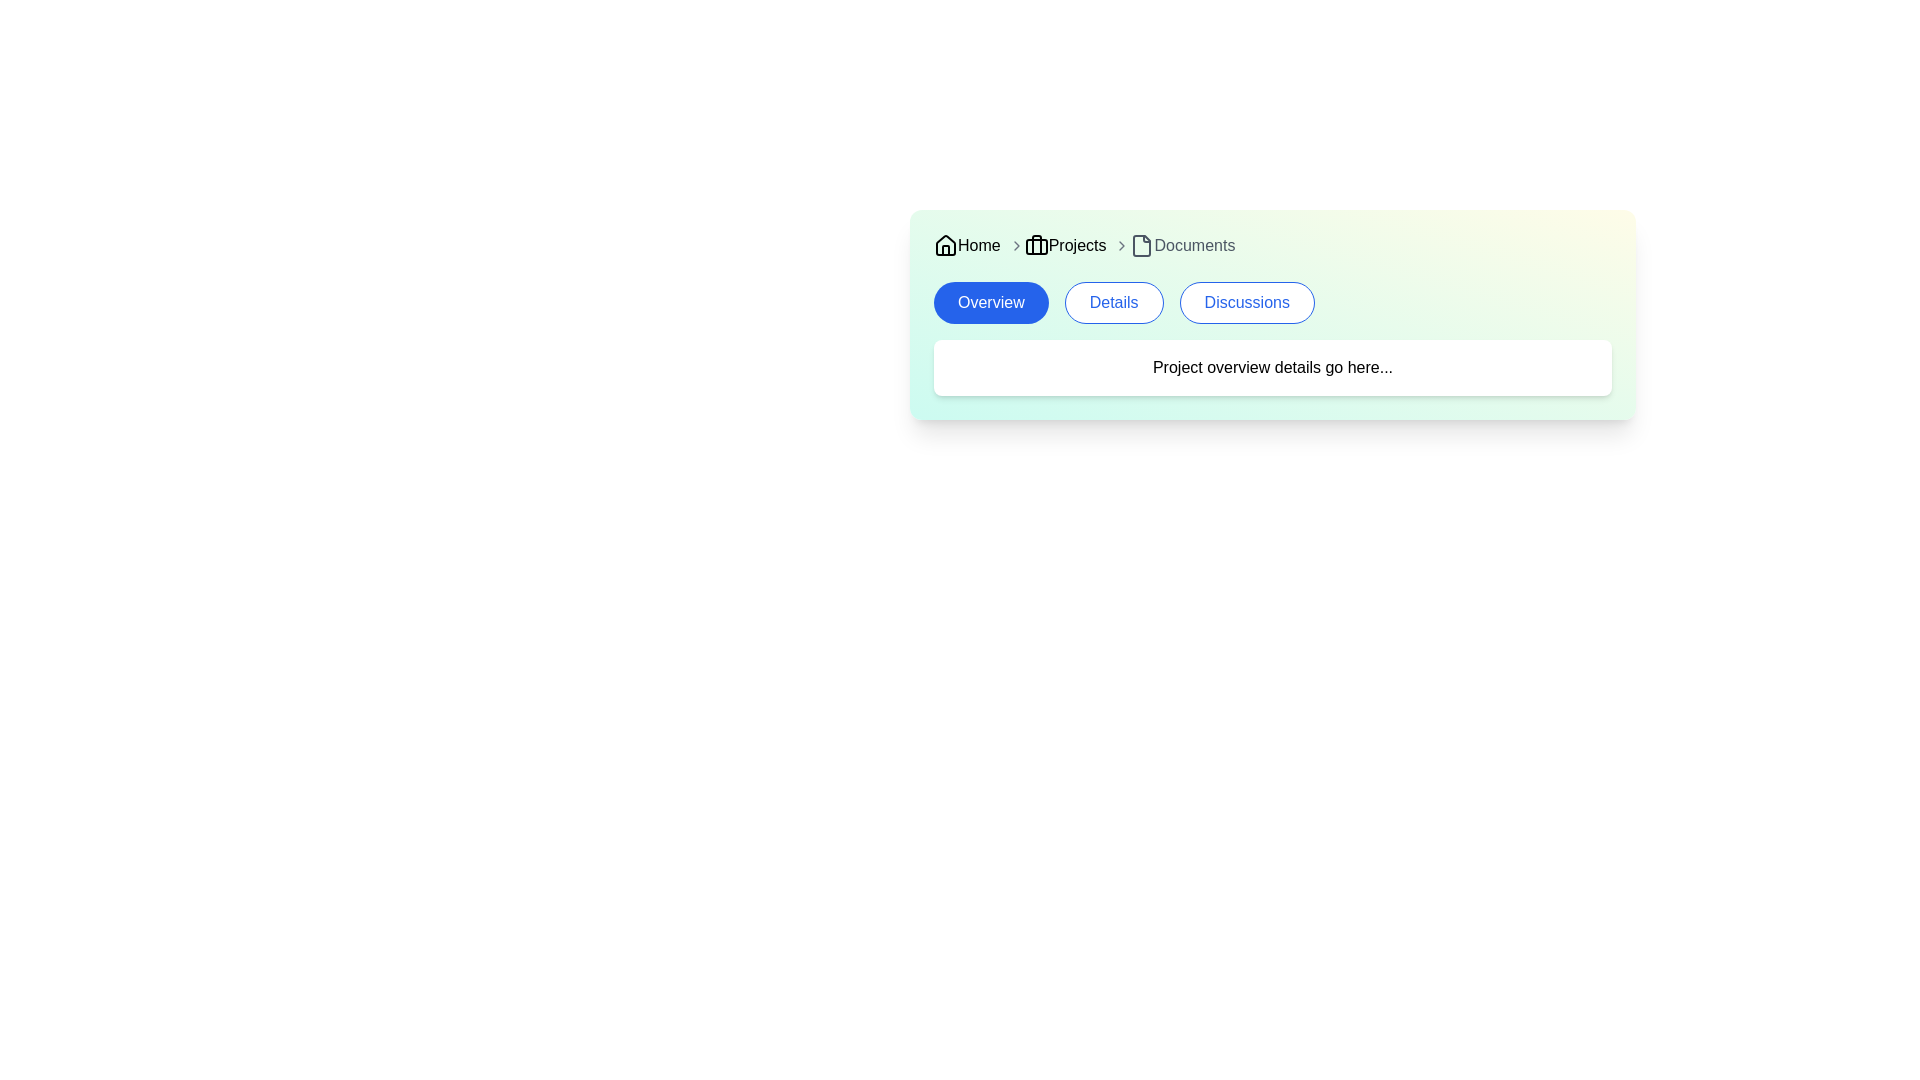 This screenshot has width=1920, height=1080. What do you see at coordinates (1246, 303) in the screenshot?
I see `the 'Discussions' button, which is a rounded rectangle with a white background and blue border, located on the right side of the group of three buttons` at bounding box center [1246, 303].